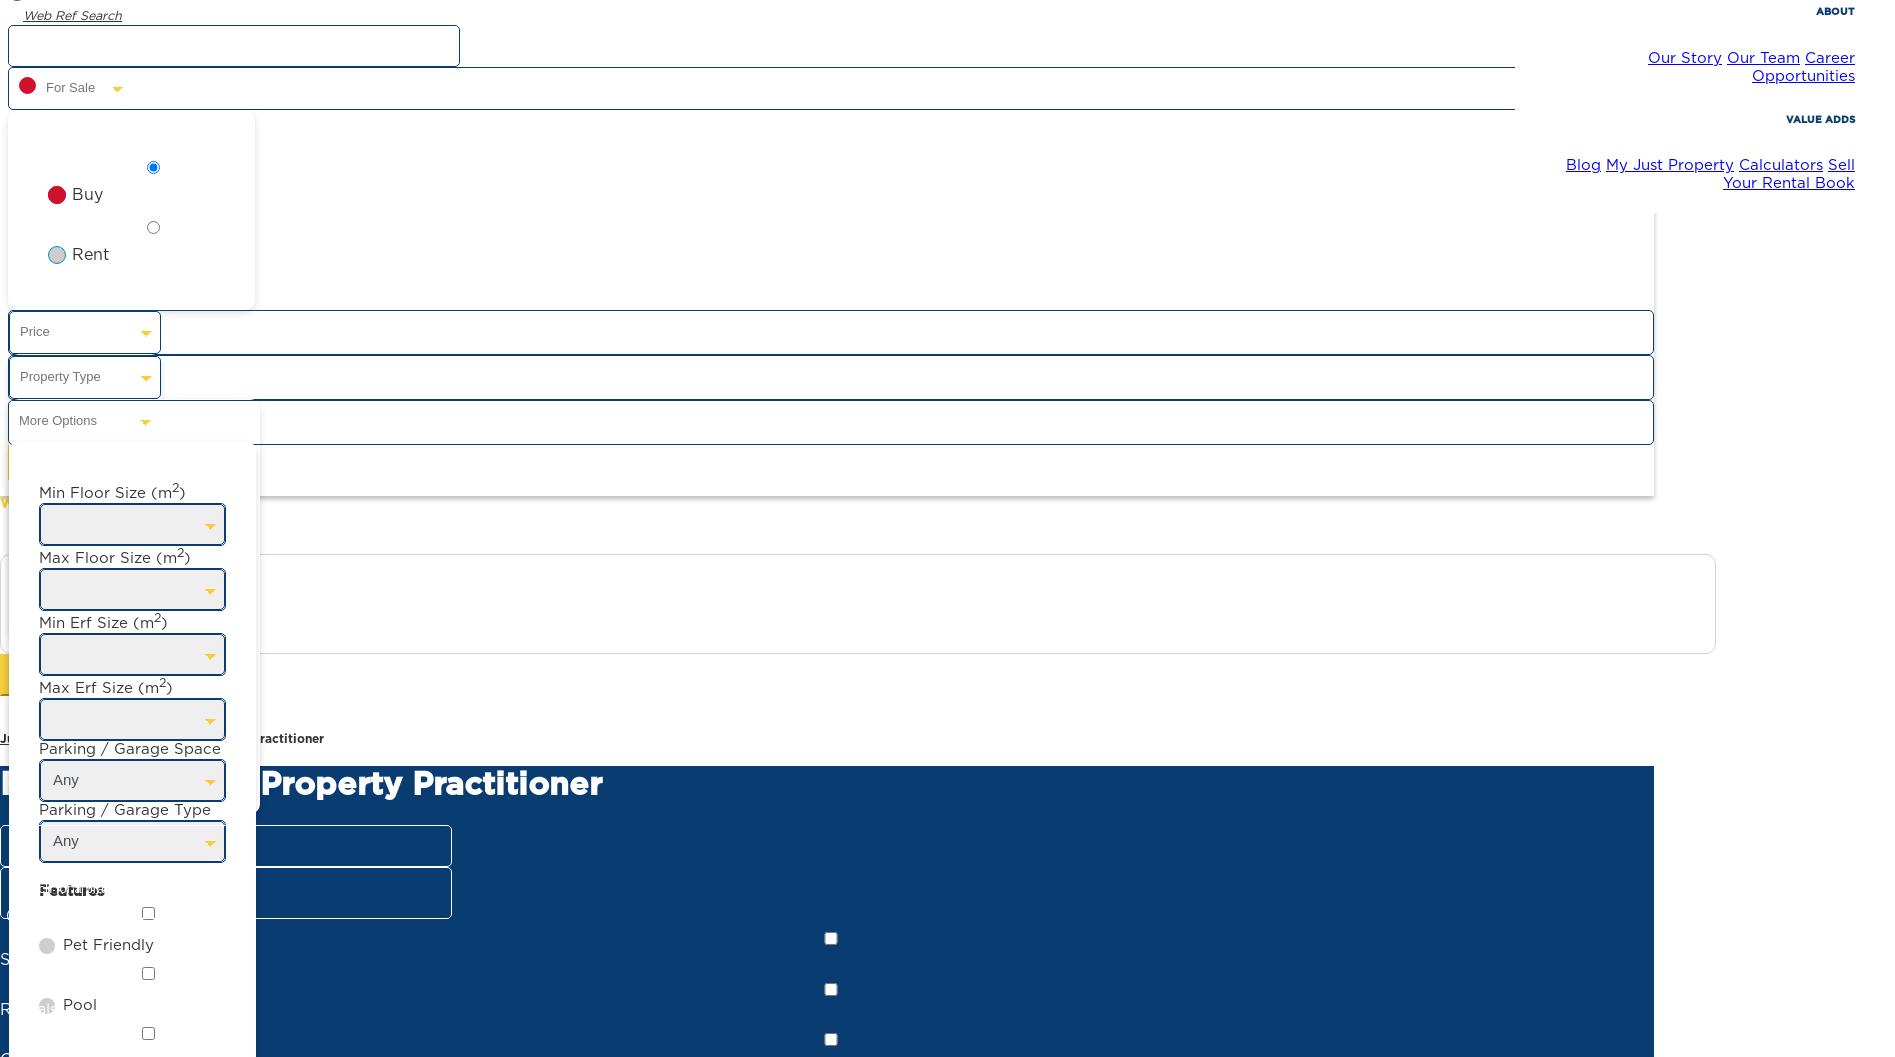 The width and height of the screenshot is (1895, 1057). Describe the element at coordinates (72, 889) in the screenshot. I see `'Features'` at that location.